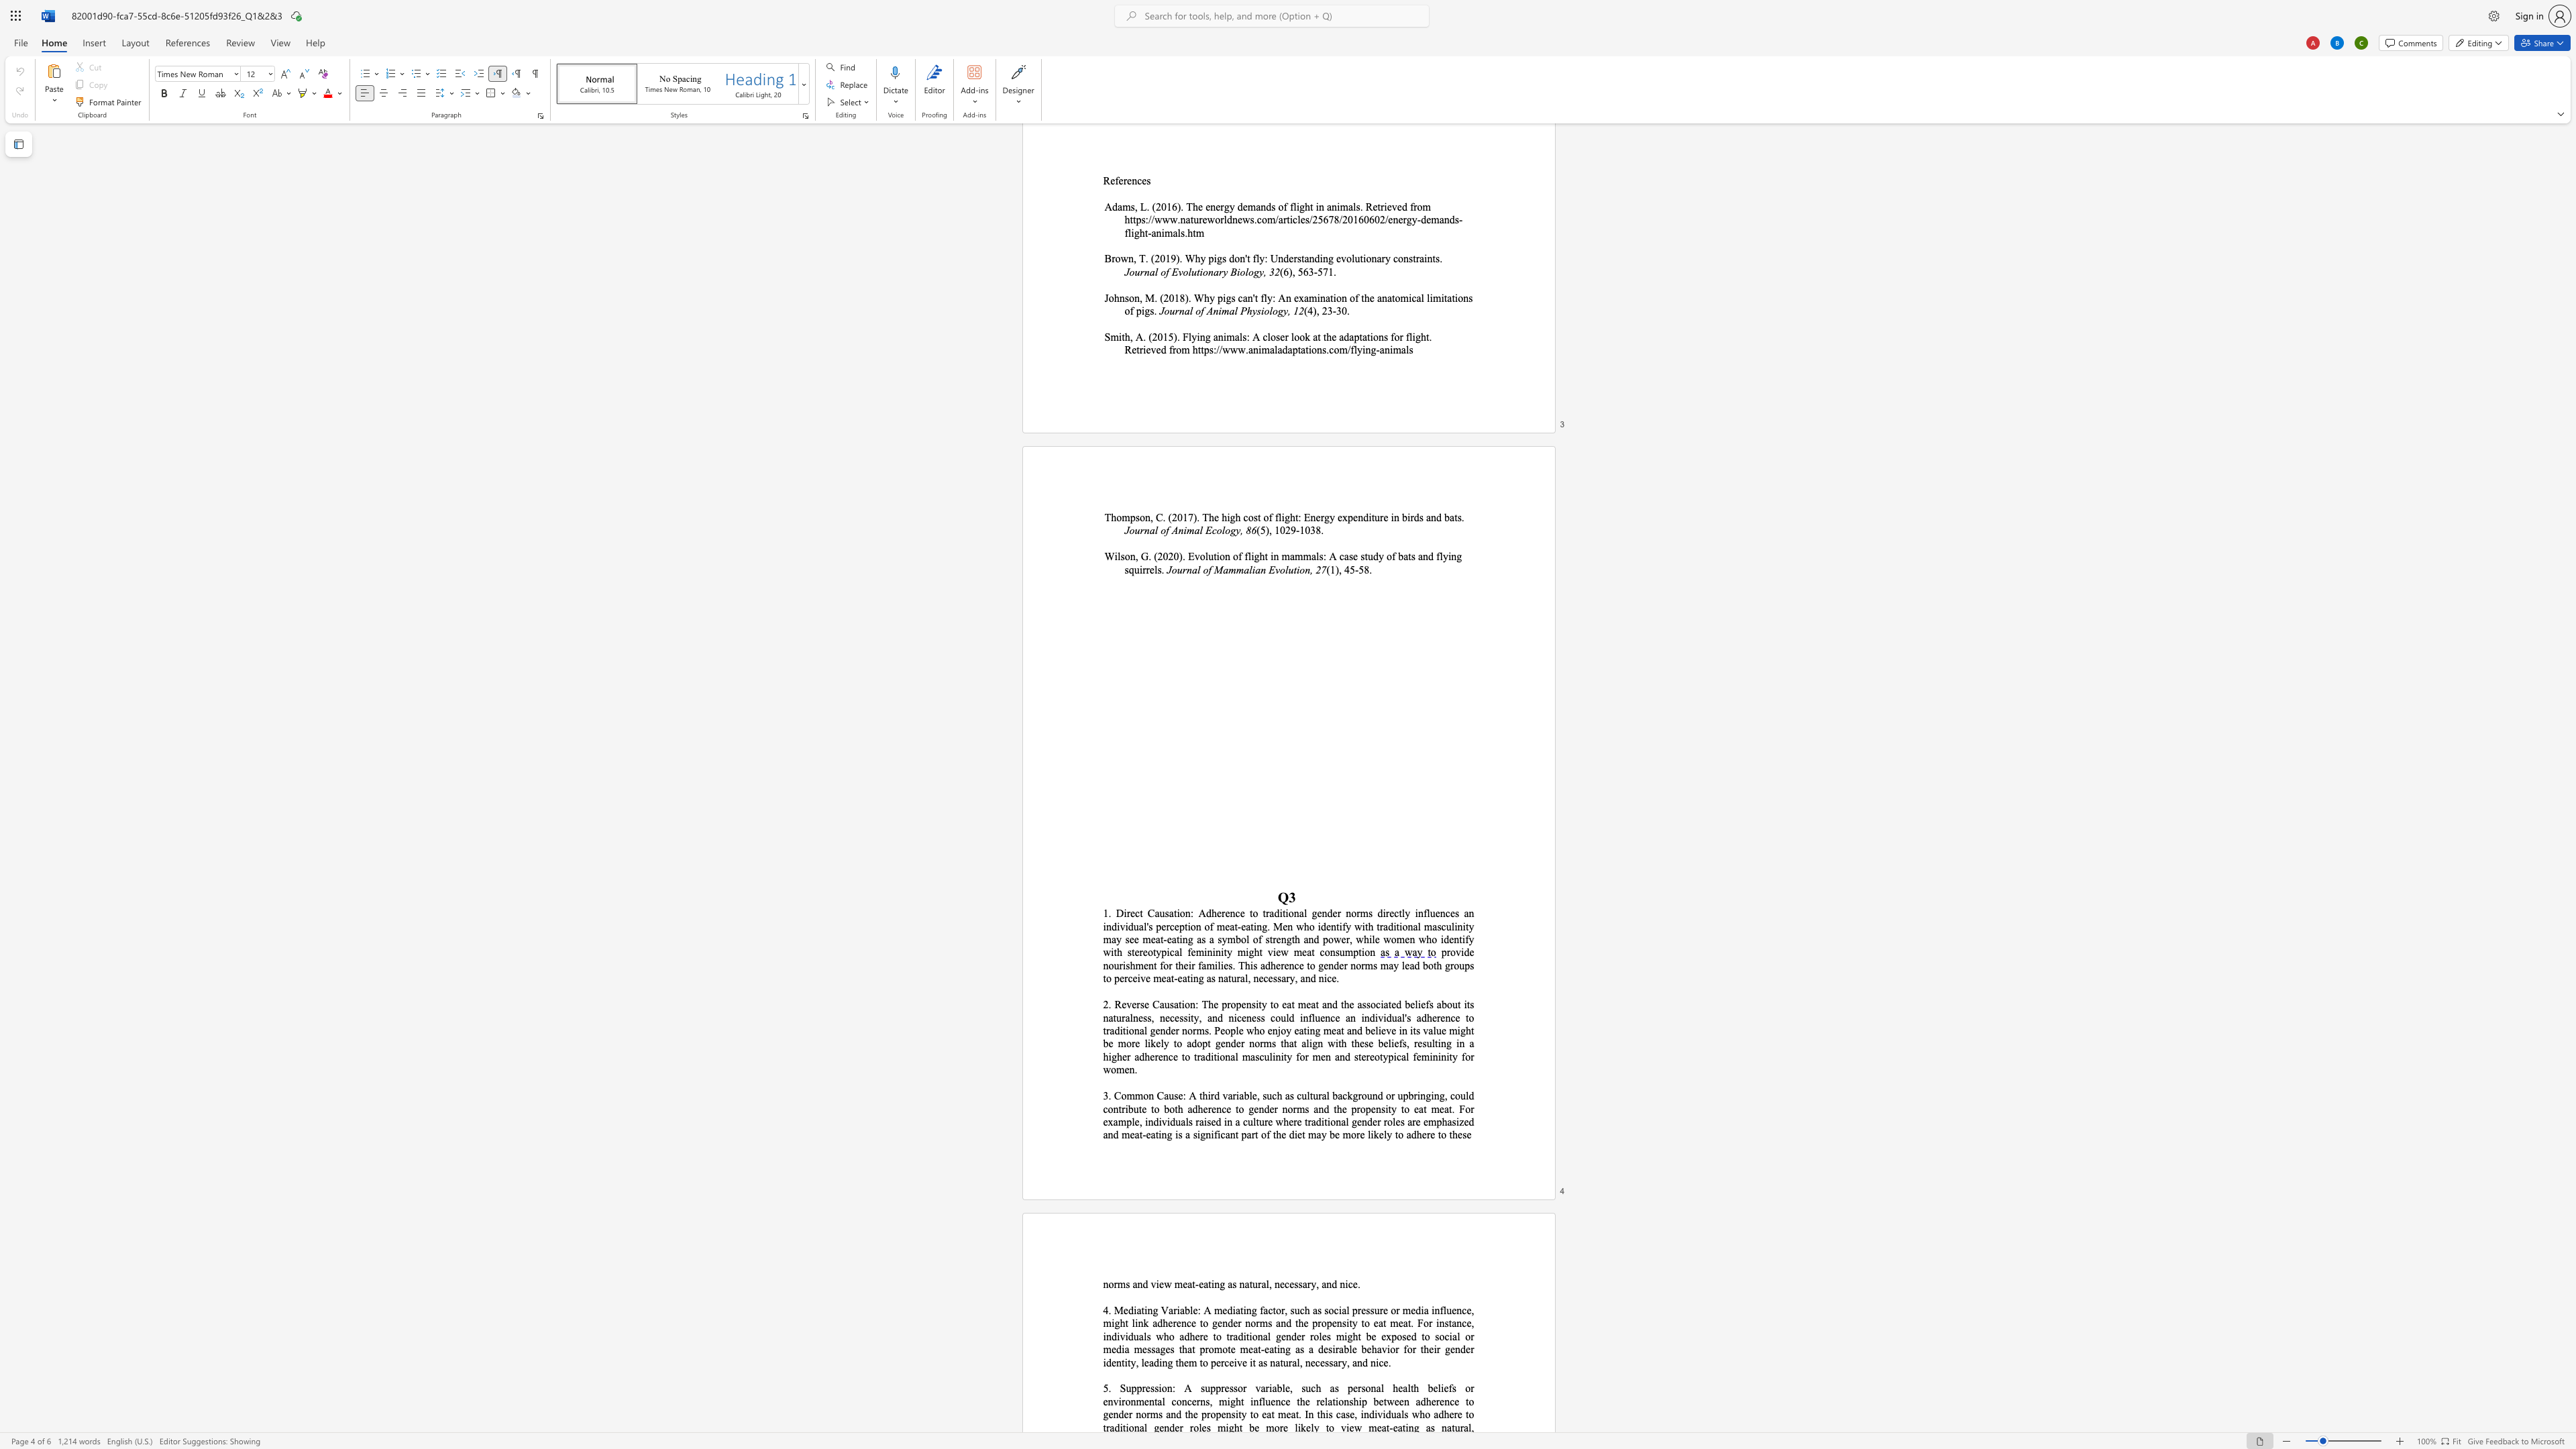 The height and width of the screenshot is (1449, 2576). What do you see at coordinates (1265, 926) in the screenshot?
I see `the space between the continuous character "g" and "." in the text` at bounding box center [1265, 926].